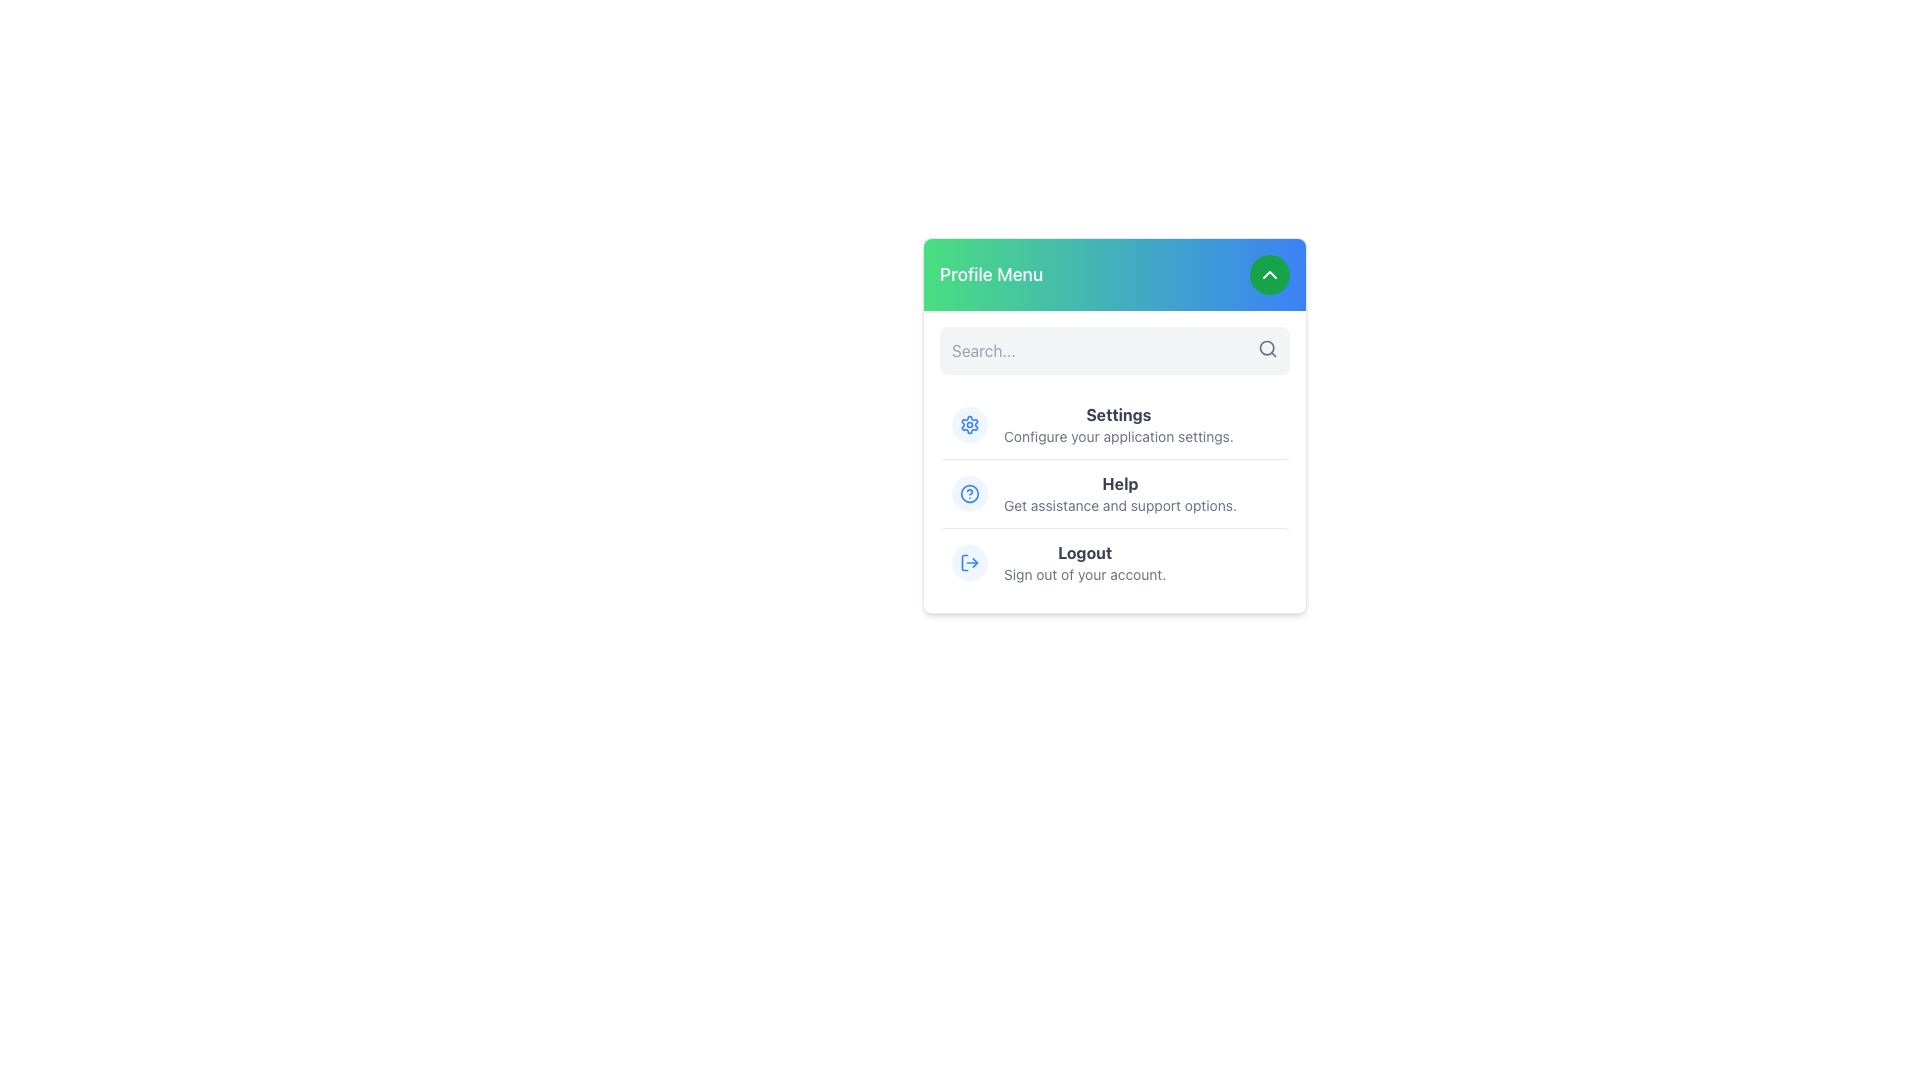 The height and width of the screenshot is (1080, 1920). I want to click on the upwards-facing chevron icon within the green circular button located in the top-right corner of the profile menu's header, so click(1269, 274).